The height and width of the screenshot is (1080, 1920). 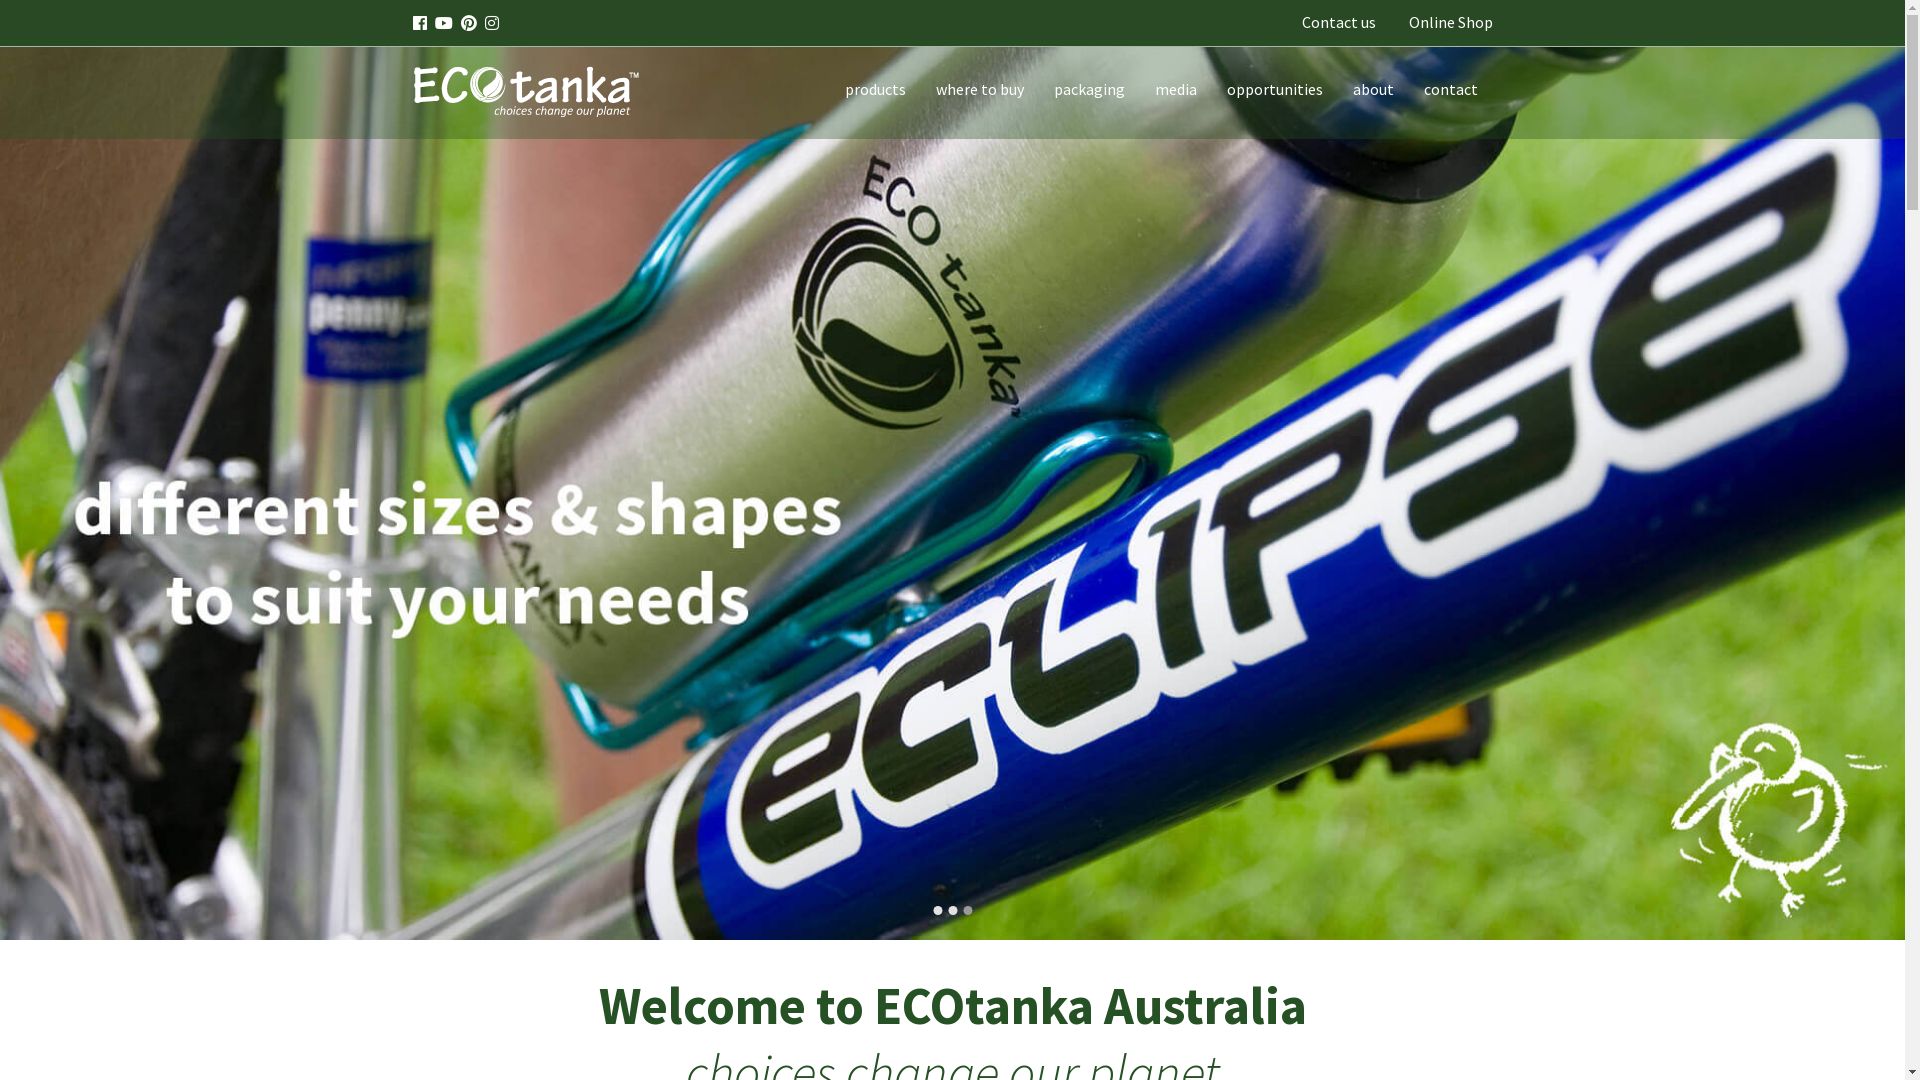 I want to click on 'Contact us', so click(x=1339, y=22).